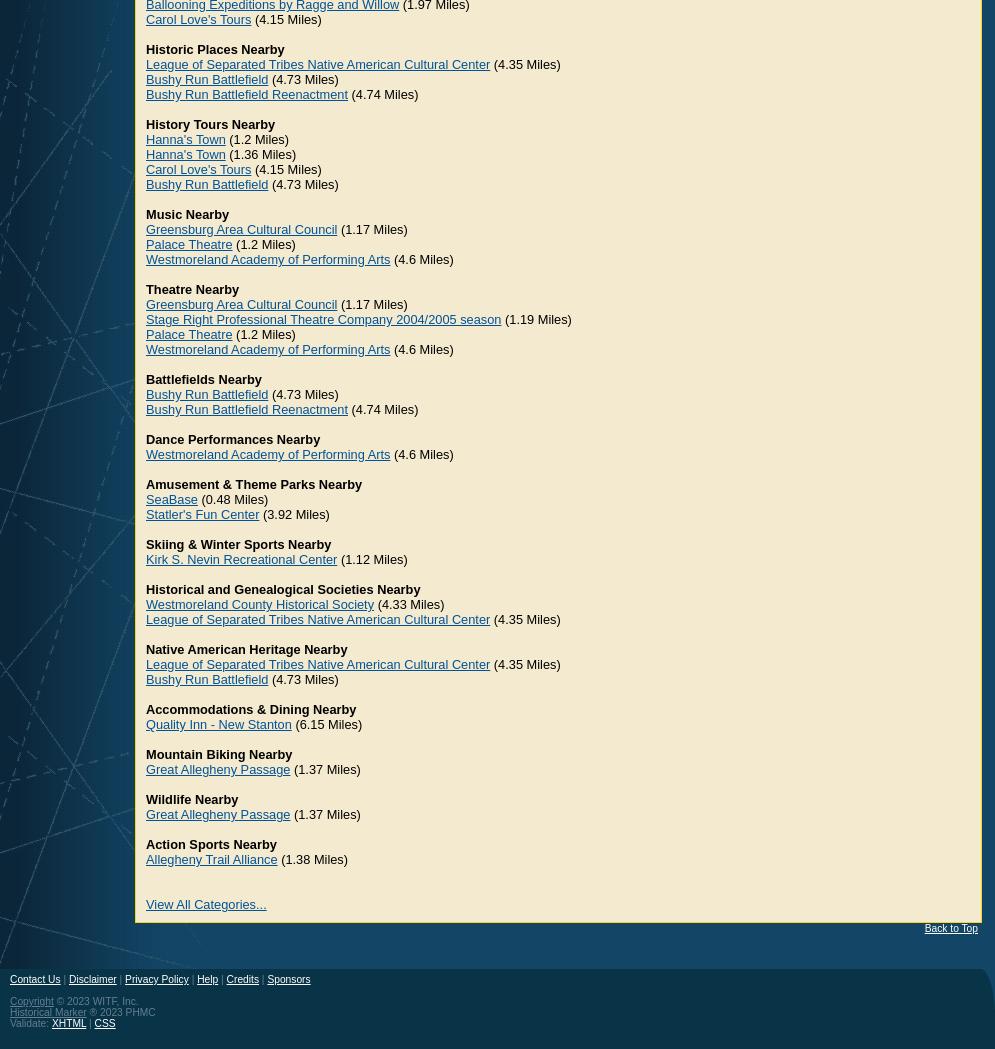  Describe the element at coordinates (30, 1023) in the screenshot. I see `'Validate:'` at that location.